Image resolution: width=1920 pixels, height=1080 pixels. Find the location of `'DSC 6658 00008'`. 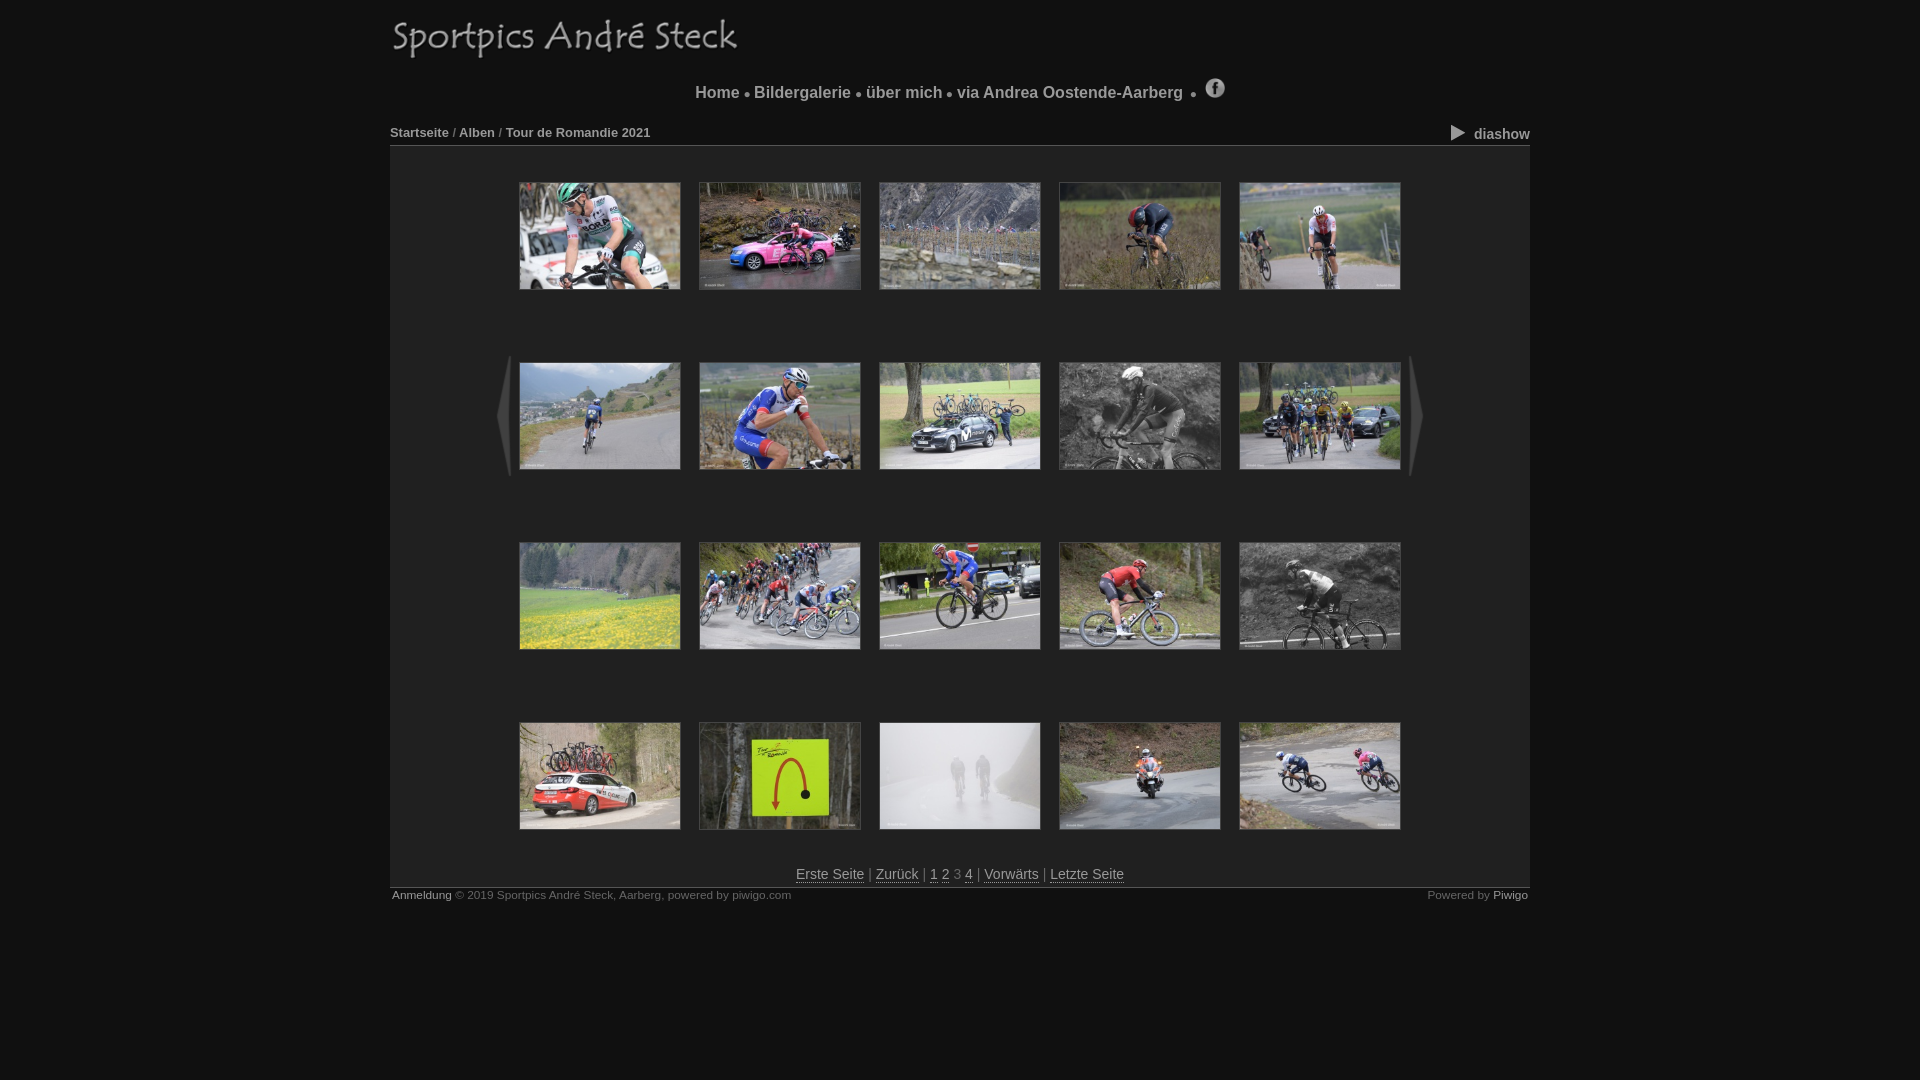

'DSC 6658 00008' is located at coordinates (599, 234).